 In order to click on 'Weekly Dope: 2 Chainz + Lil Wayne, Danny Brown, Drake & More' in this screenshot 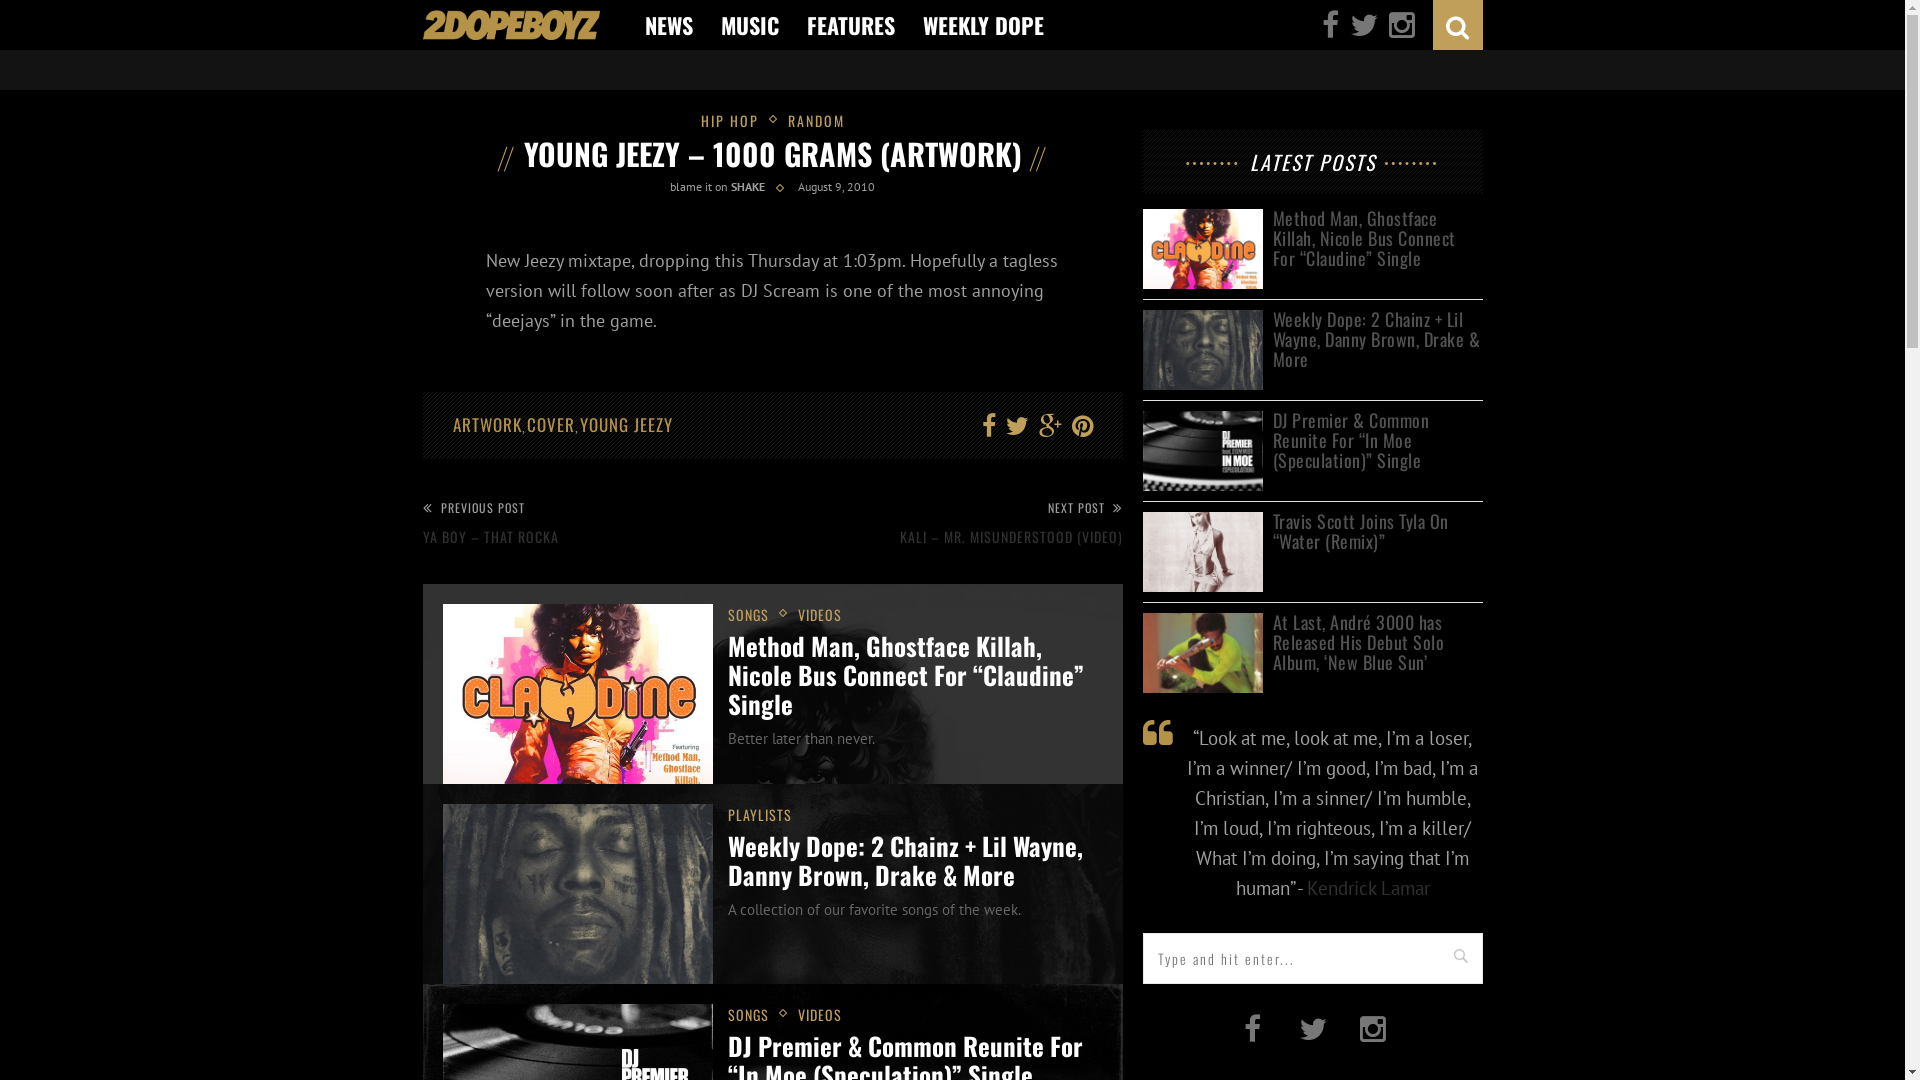, I will do `click(1200, 319)`.